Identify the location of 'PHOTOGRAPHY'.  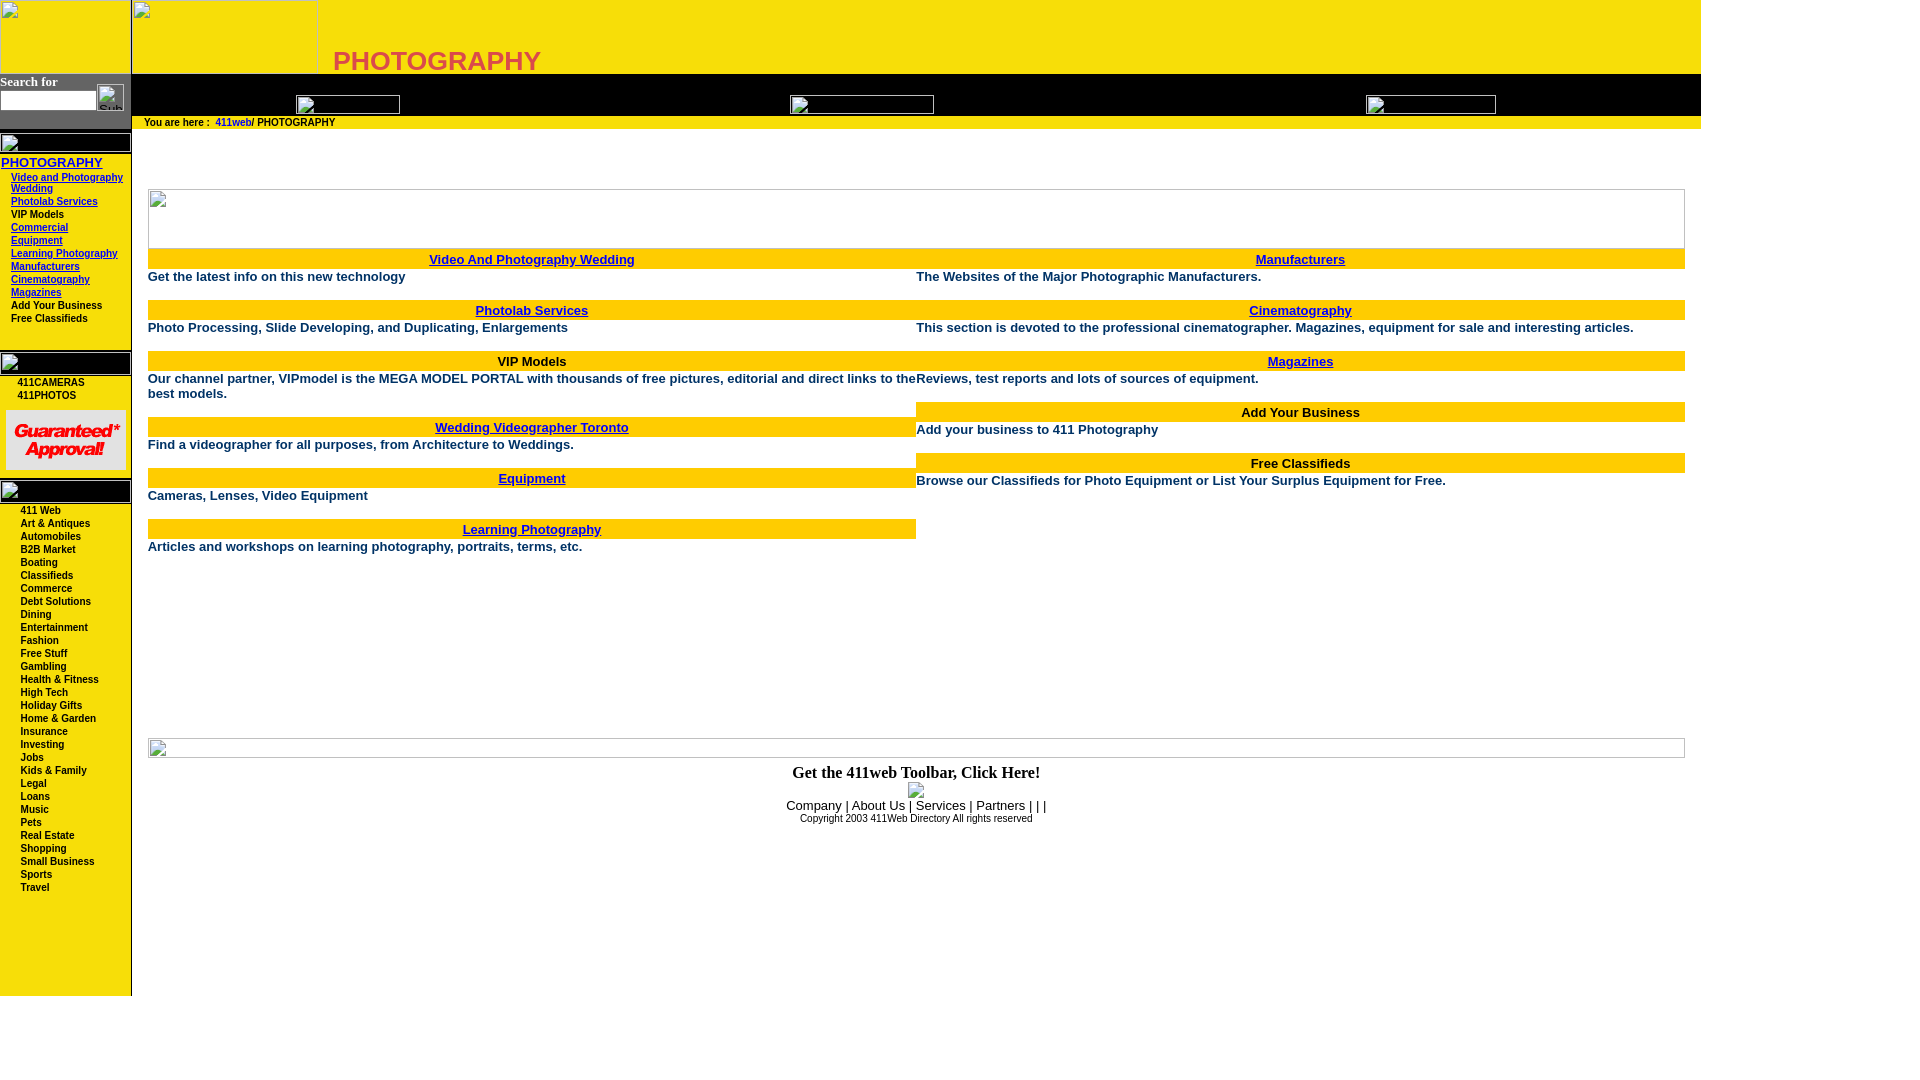
(52, 160).